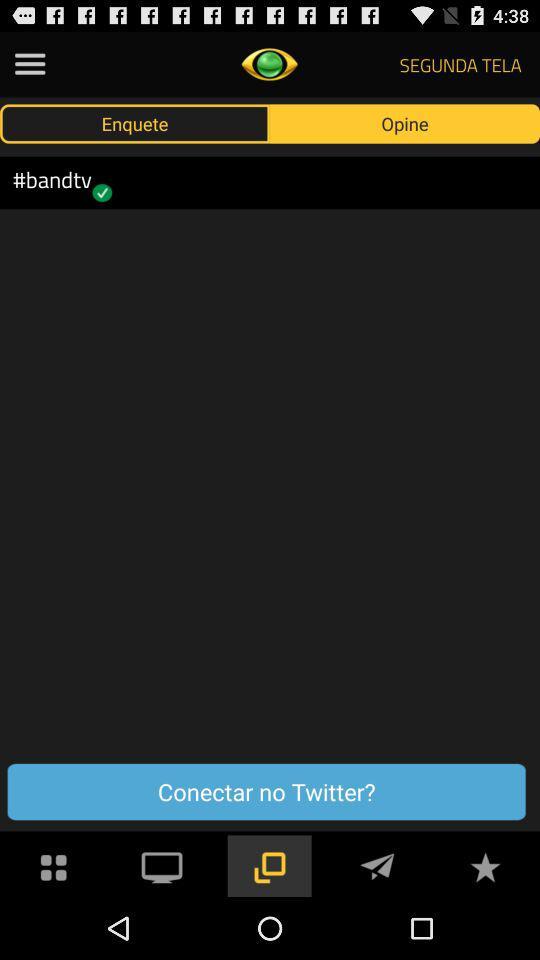 Image resolution: width=540 pixels, height=960 pixels. I want to click on the item to the left of opine, so click(135, 122).